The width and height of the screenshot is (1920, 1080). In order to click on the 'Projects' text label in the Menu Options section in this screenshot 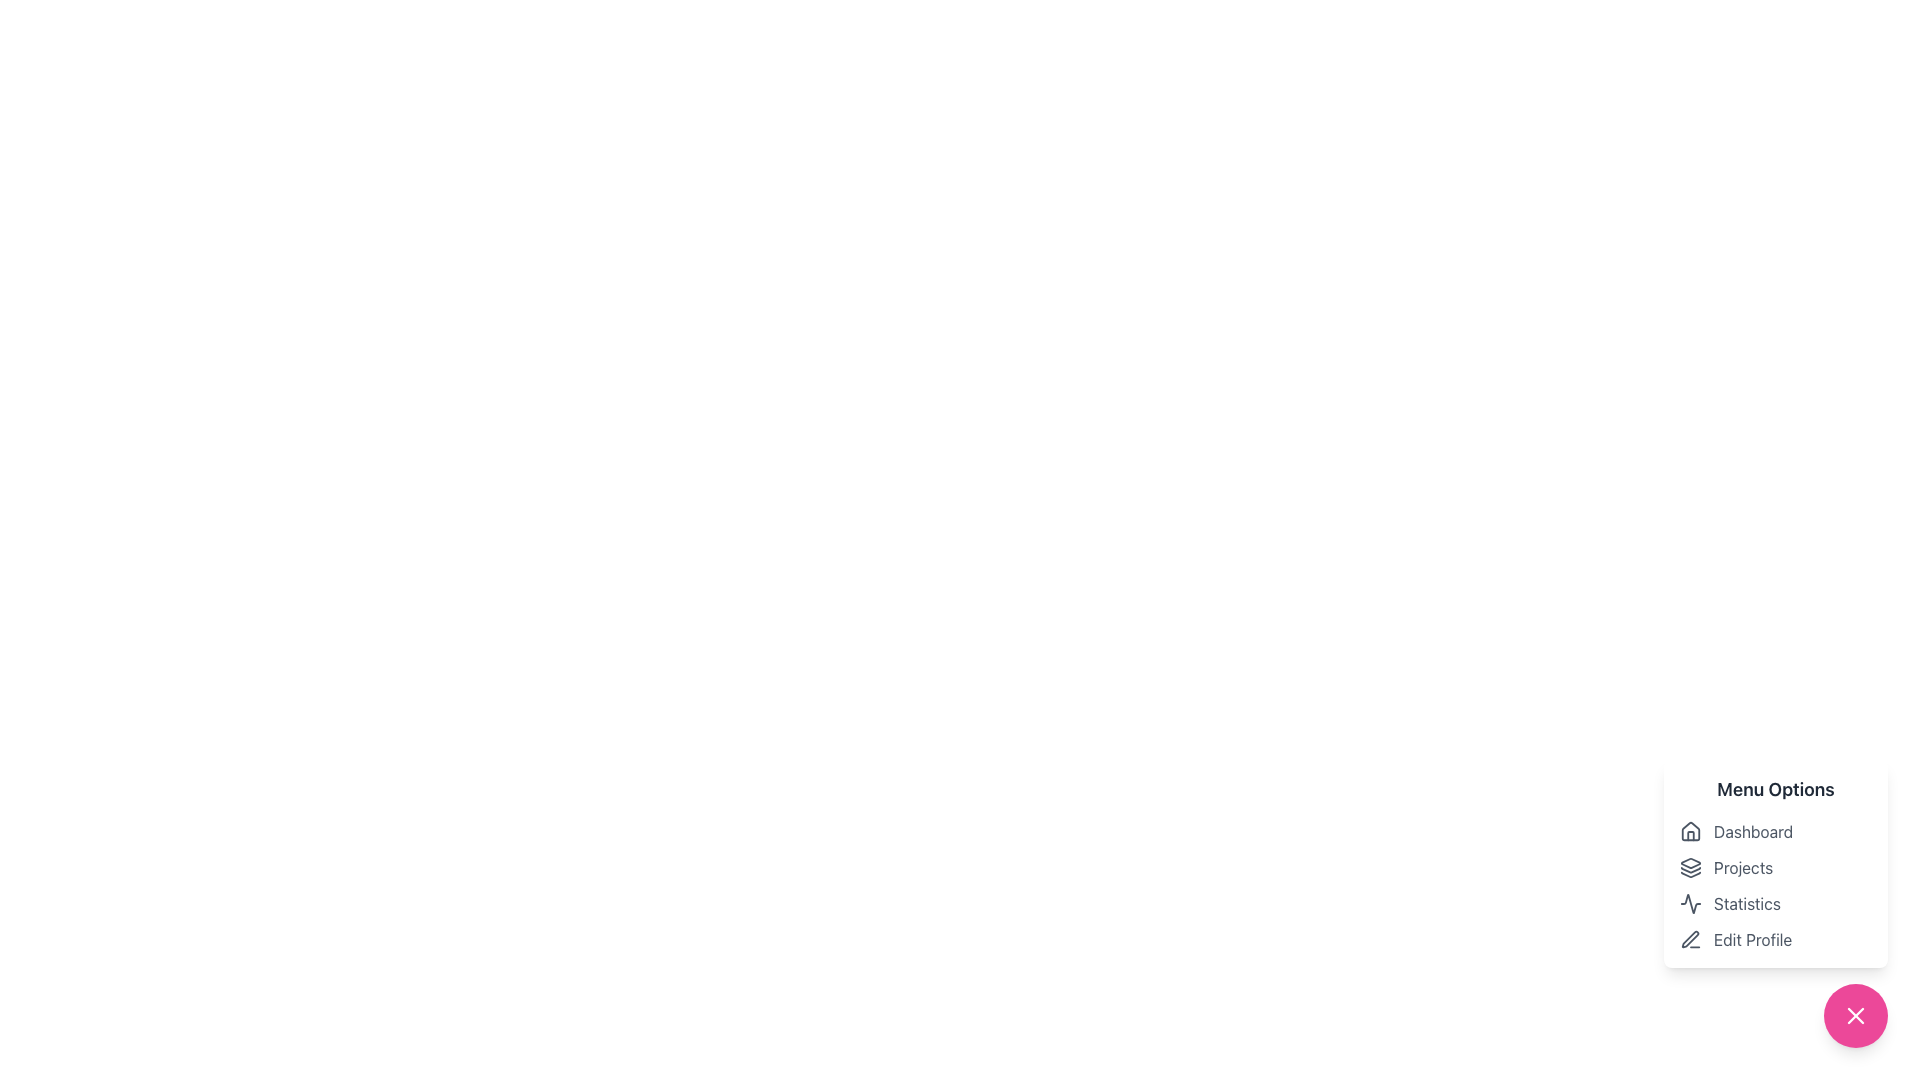, I will do `click(1742, 866)`.